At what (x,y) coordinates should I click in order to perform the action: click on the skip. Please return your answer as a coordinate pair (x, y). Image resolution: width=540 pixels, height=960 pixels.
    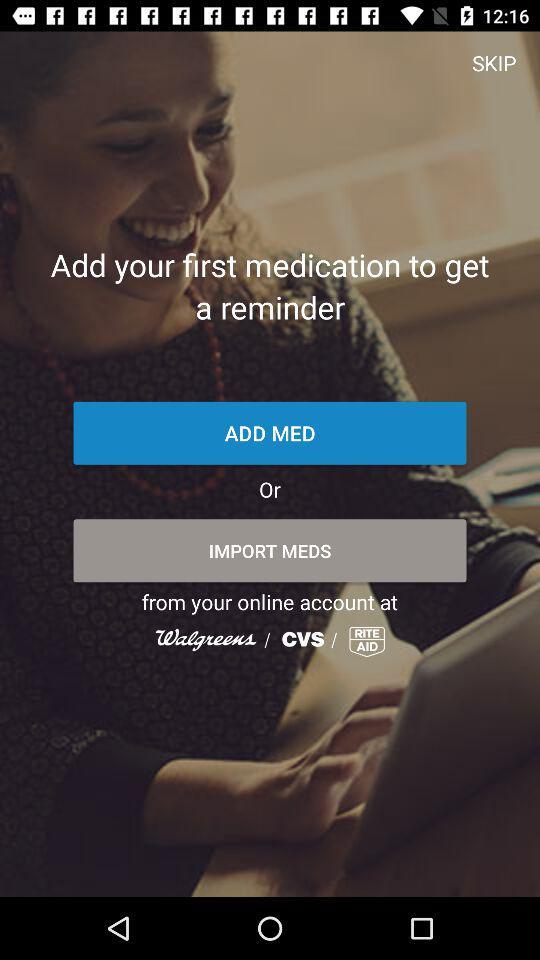
    Looking at the image, I should click on (493, 62).